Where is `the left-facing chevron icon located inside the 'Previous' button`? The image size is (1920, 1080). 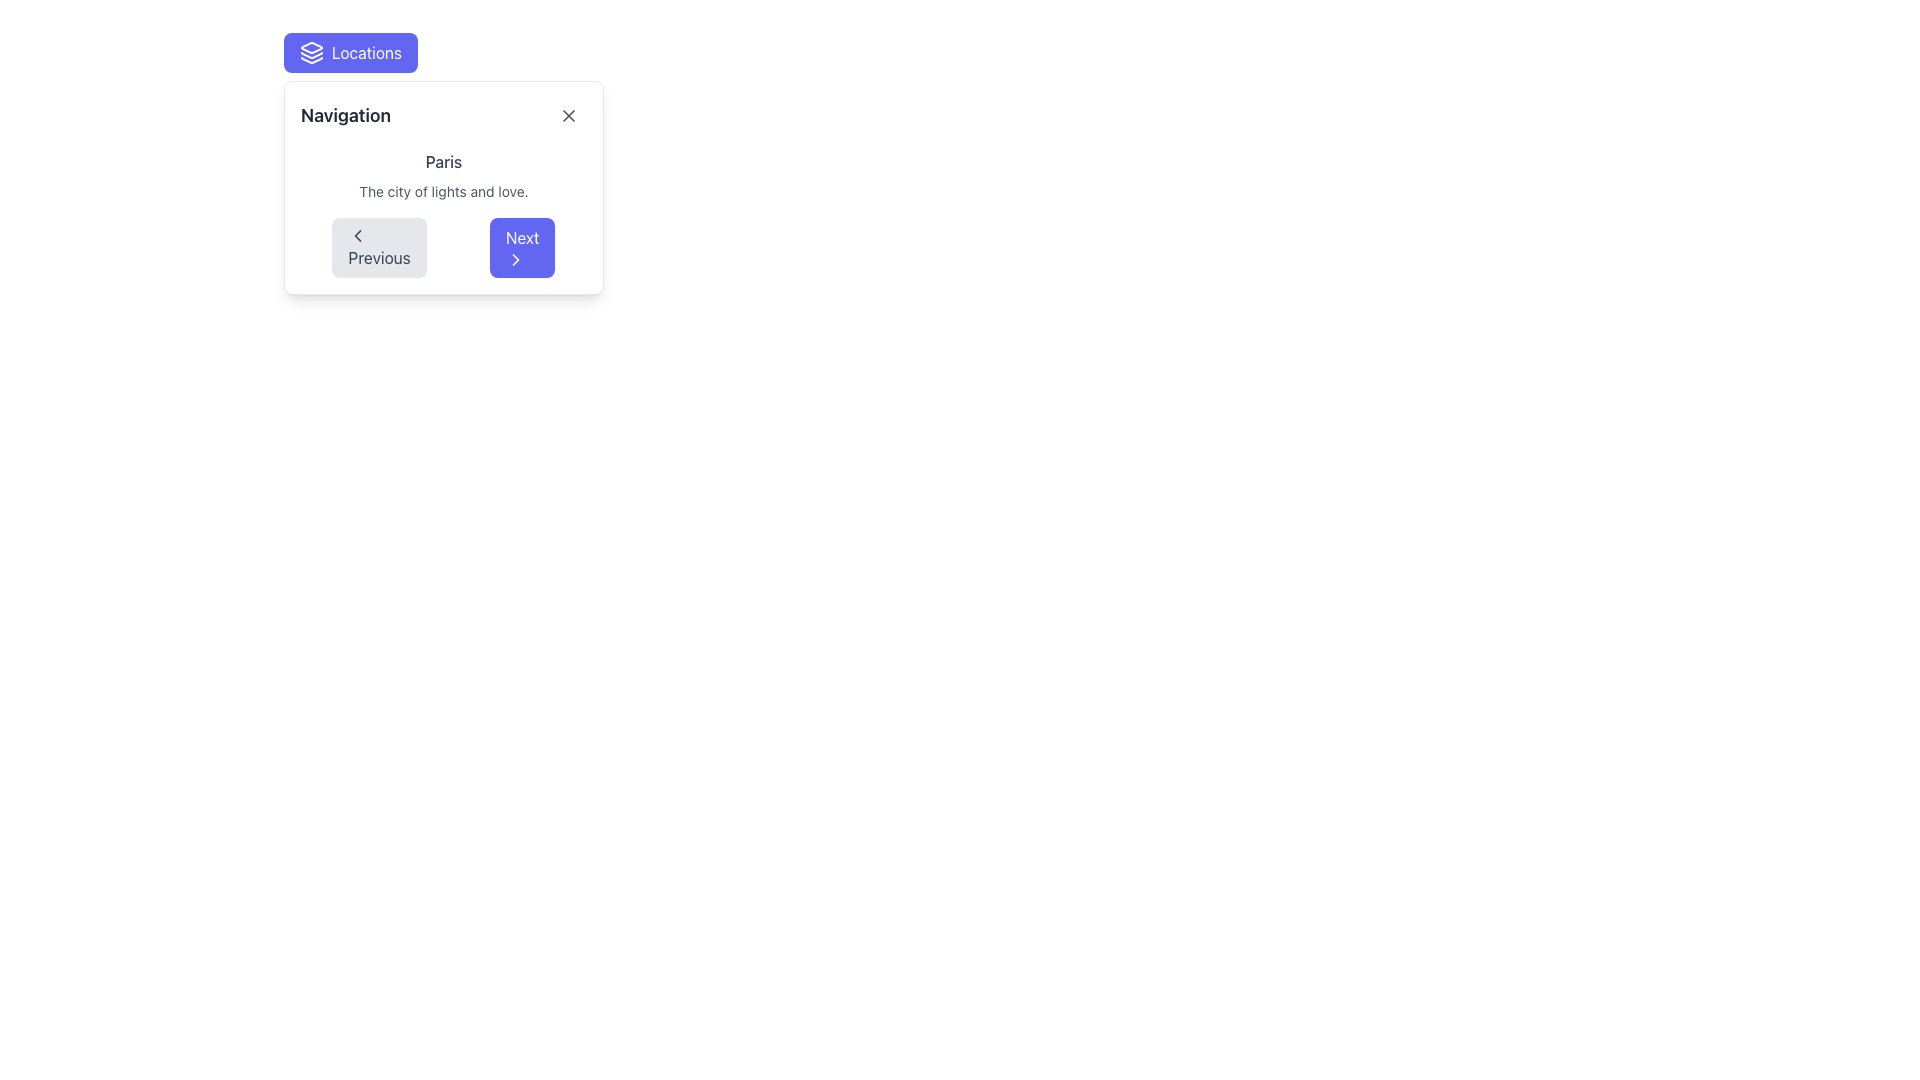
the left-facing chevron icon located inside the 'Previous' button is located at coordinates (358, 234).